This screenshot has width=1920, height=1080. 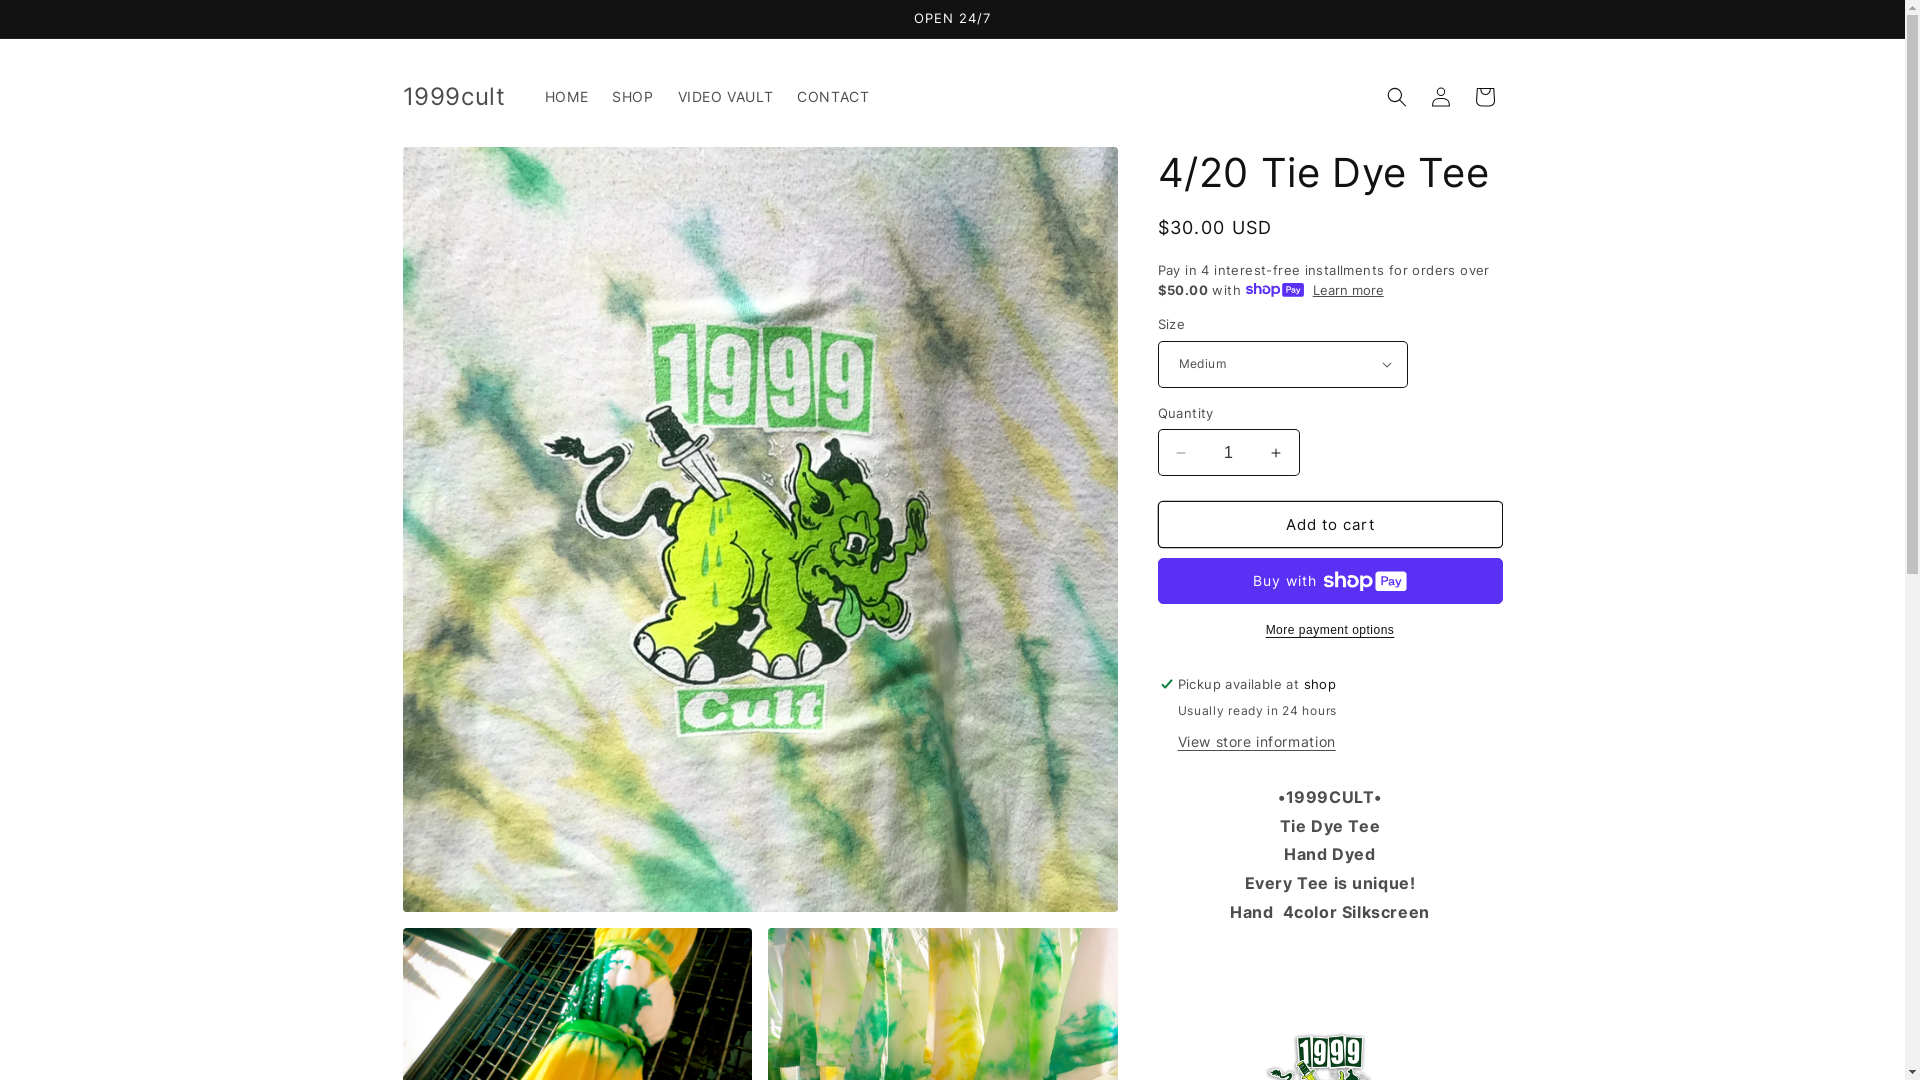 What do you see at coordinates (599, 96) in the screenshot?
I see `'SHOP'` at bounding box center [599, 96].